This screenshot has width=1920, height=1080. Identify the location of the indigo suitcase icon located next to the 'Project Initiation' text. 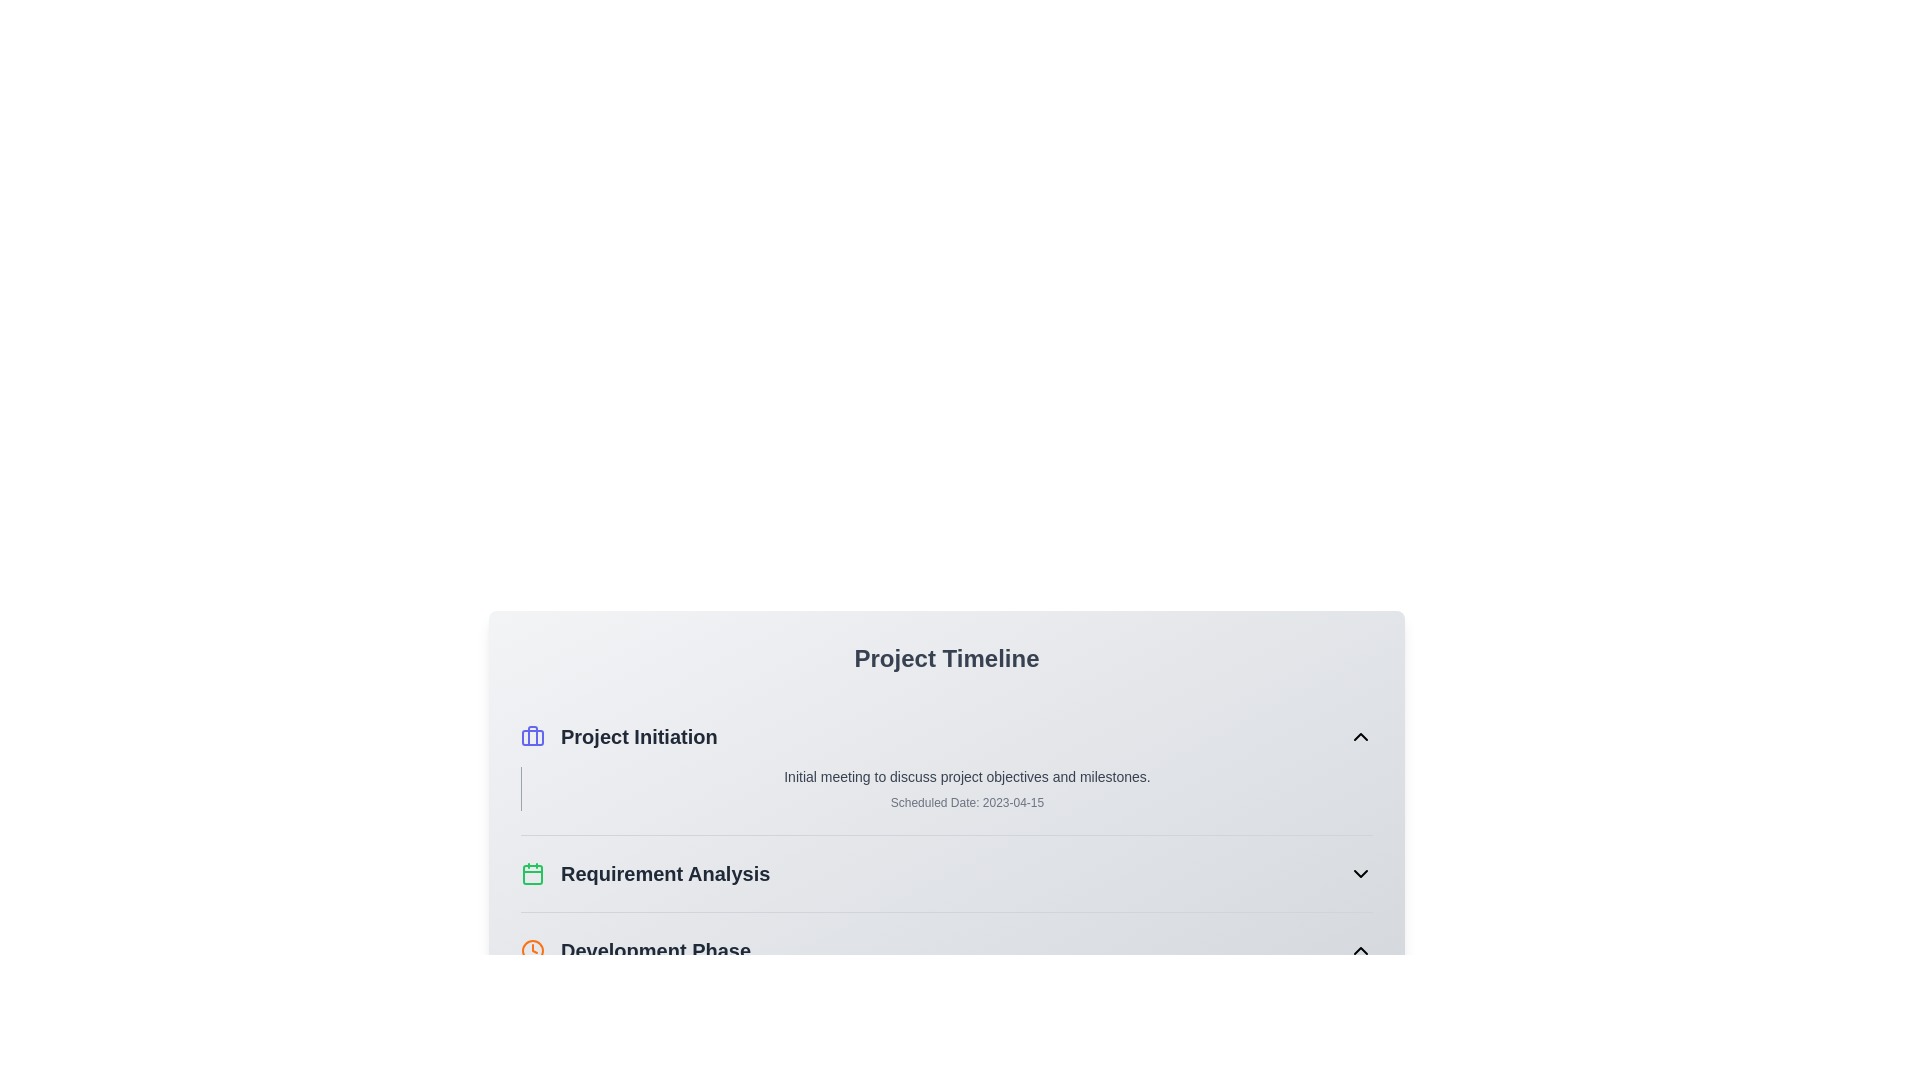
(532, 736).